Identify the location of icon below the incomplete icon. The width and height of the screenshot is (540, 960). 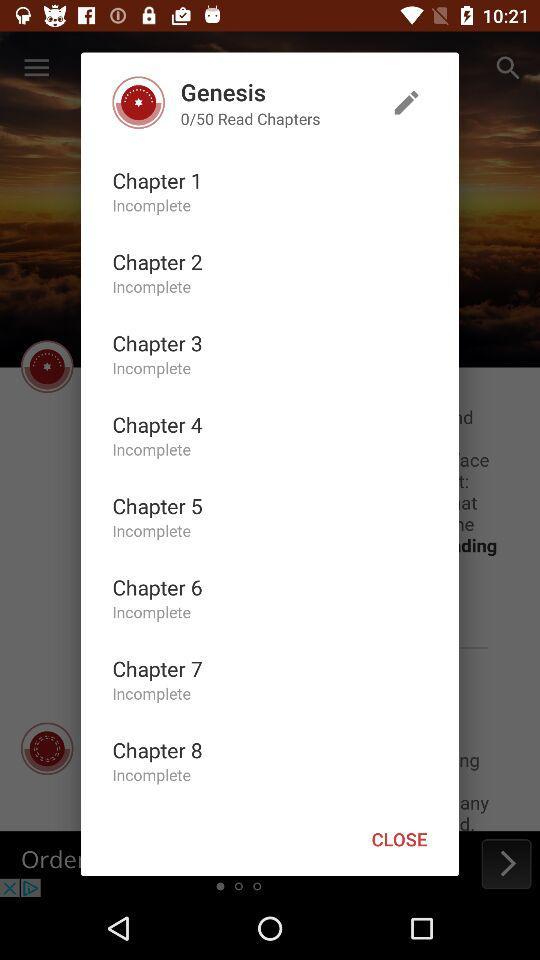
(156, 587).